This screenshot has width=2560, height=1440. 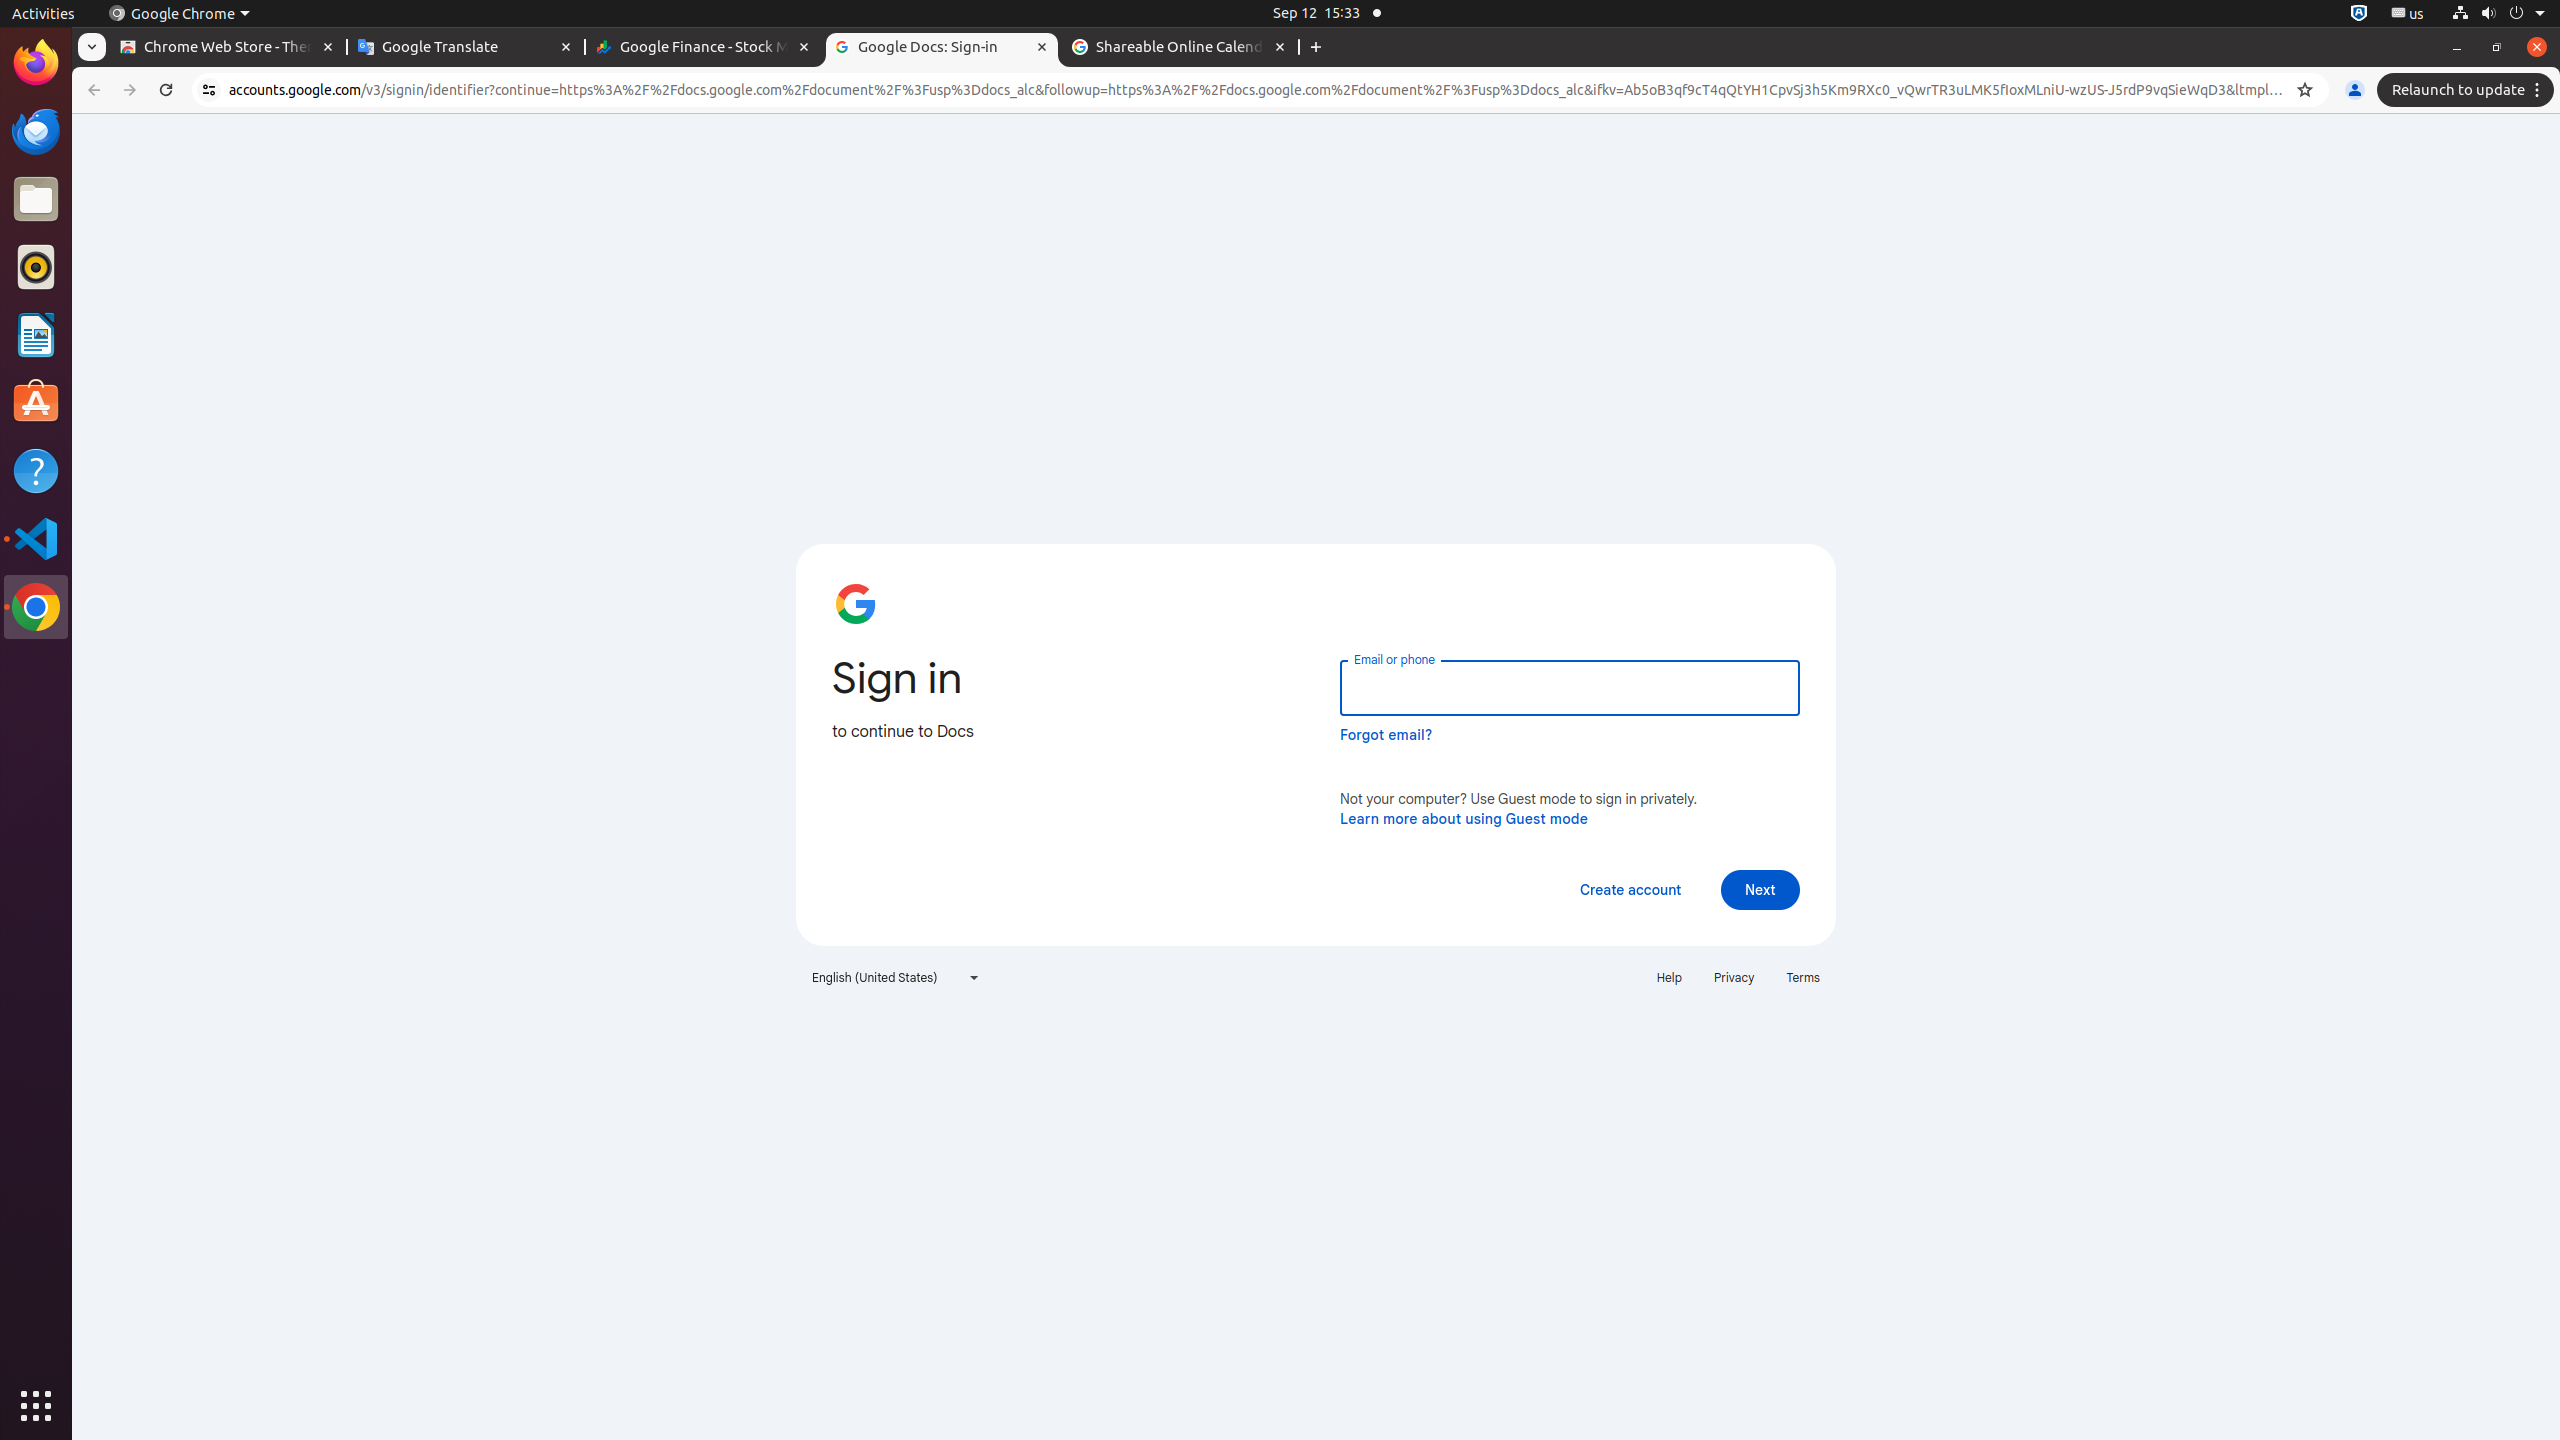 What do you see at coordinates (36, 402) in the screenshot?
I see `'Ubuntu Software'` at bounding box center [36, 402].